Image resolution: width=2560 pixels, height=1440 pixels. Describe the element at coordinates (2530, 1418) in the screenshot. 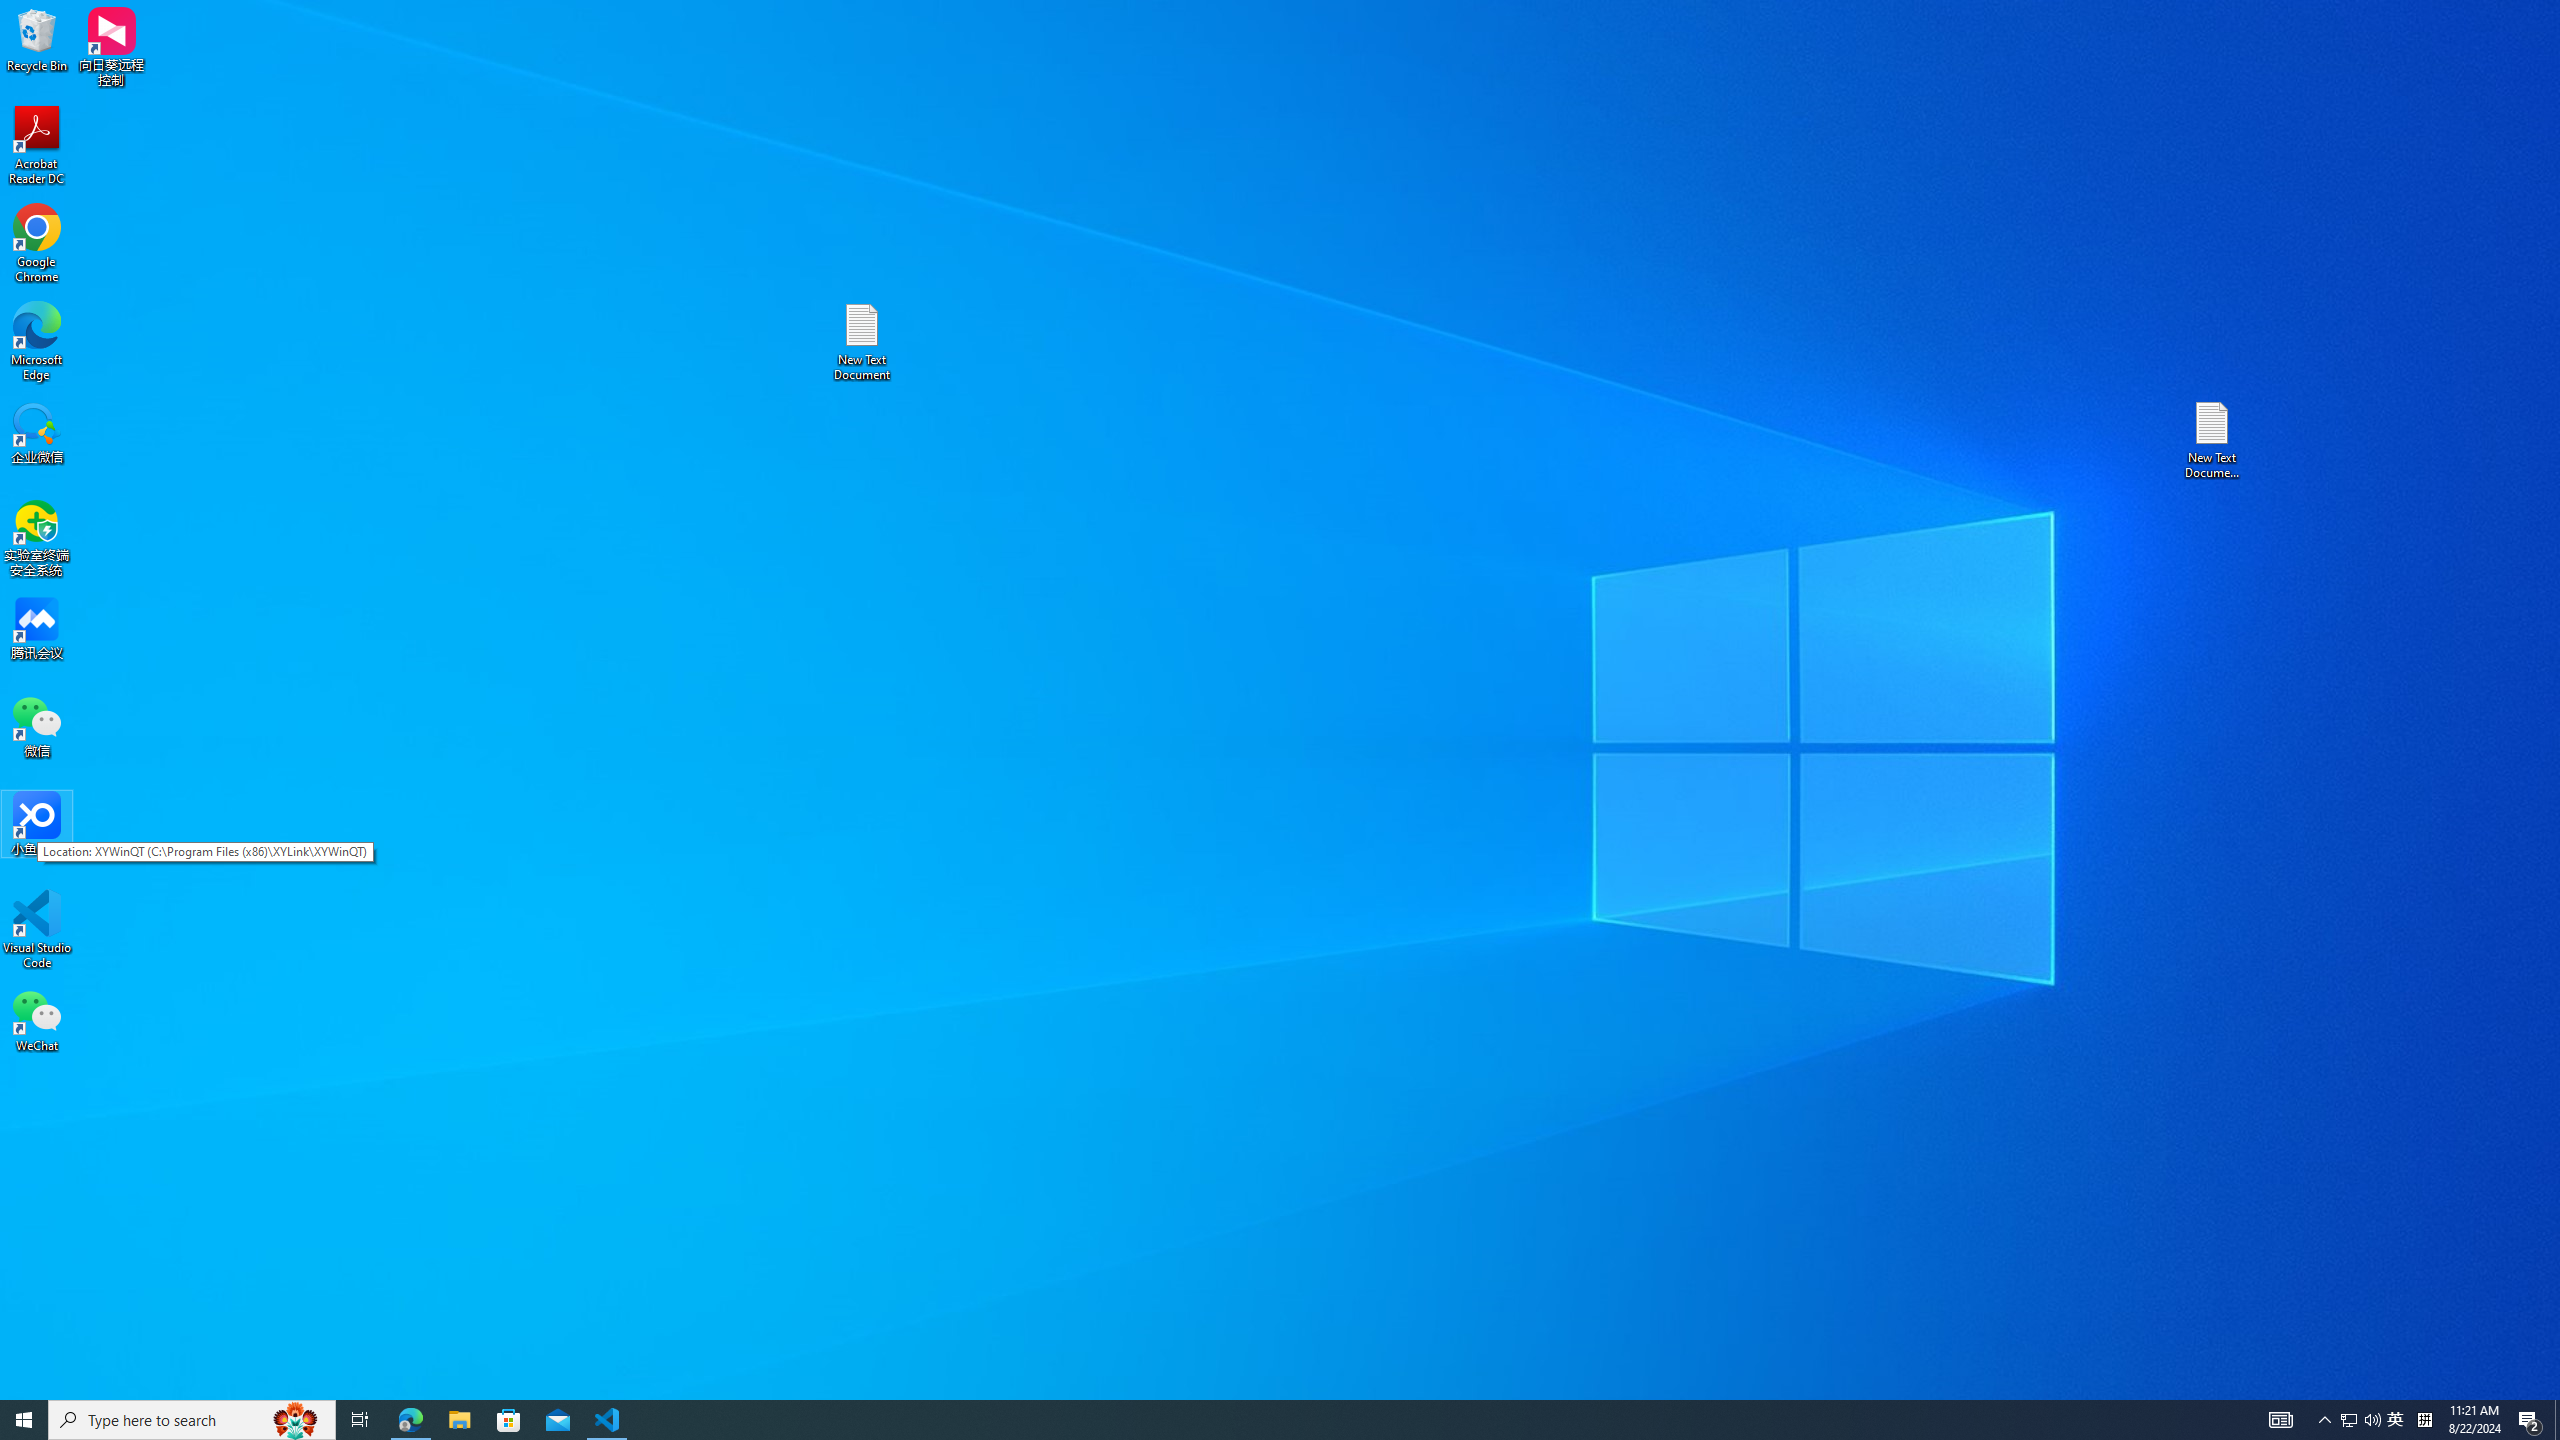

I see `'Action Center, 2 new notifications'` at that location.